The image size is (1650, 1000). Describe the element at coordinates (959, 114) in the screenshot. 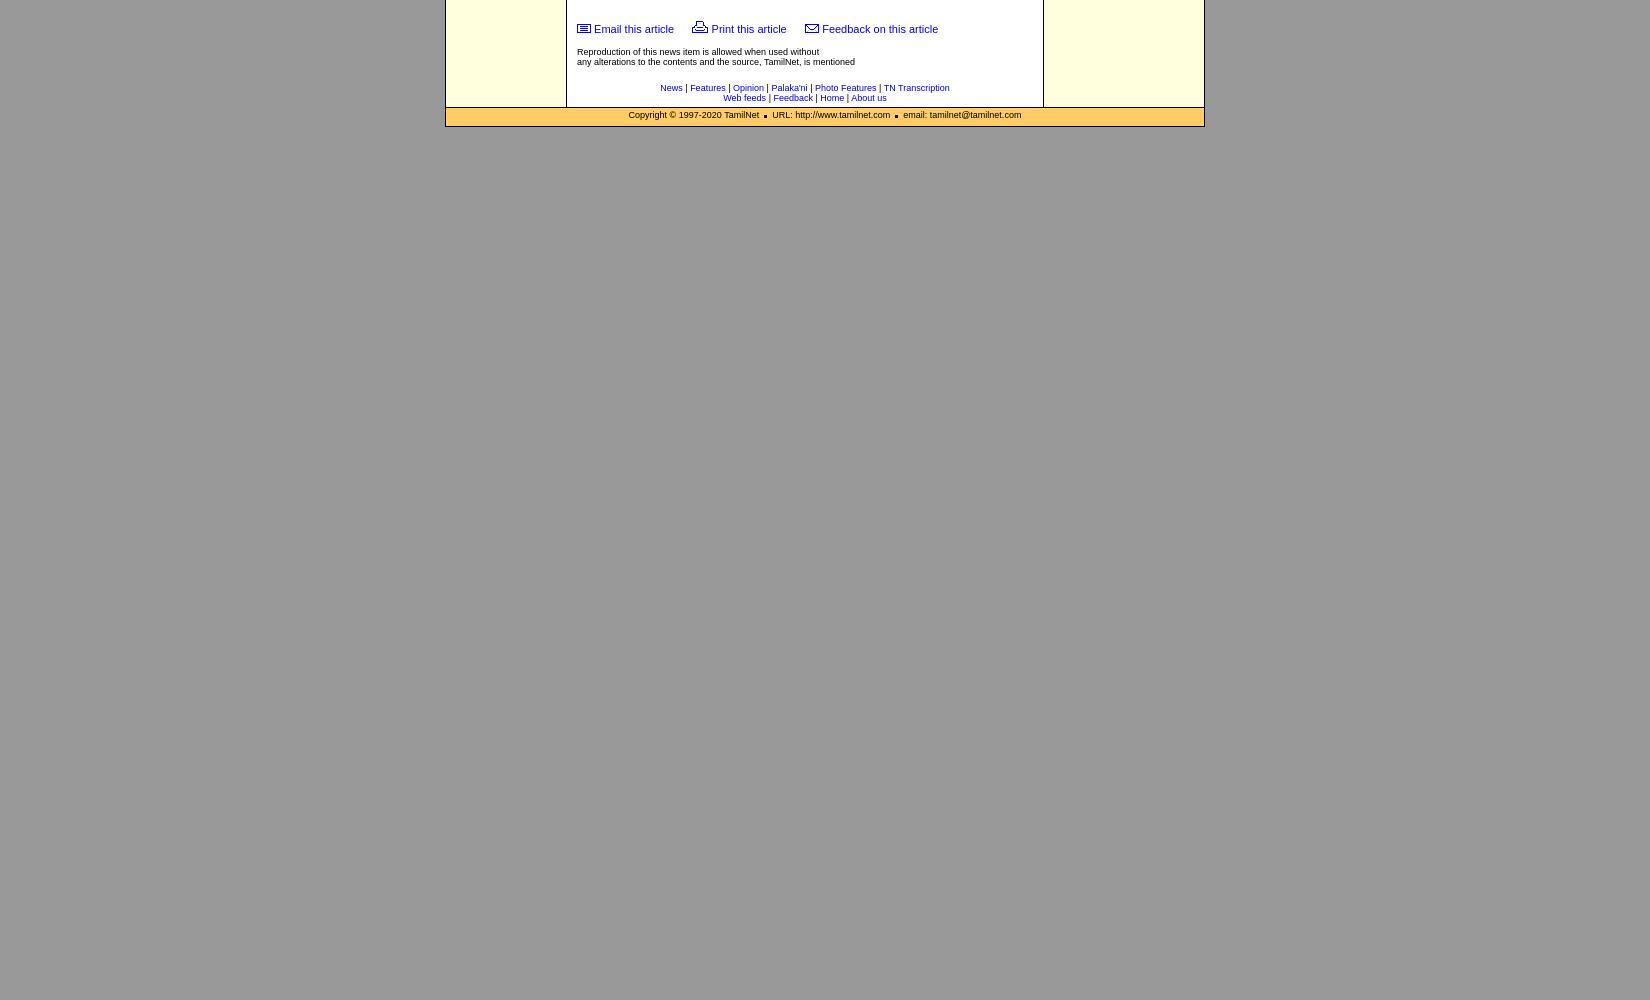

I see `'email: tamilnet@tamilnet.com'` at that location.